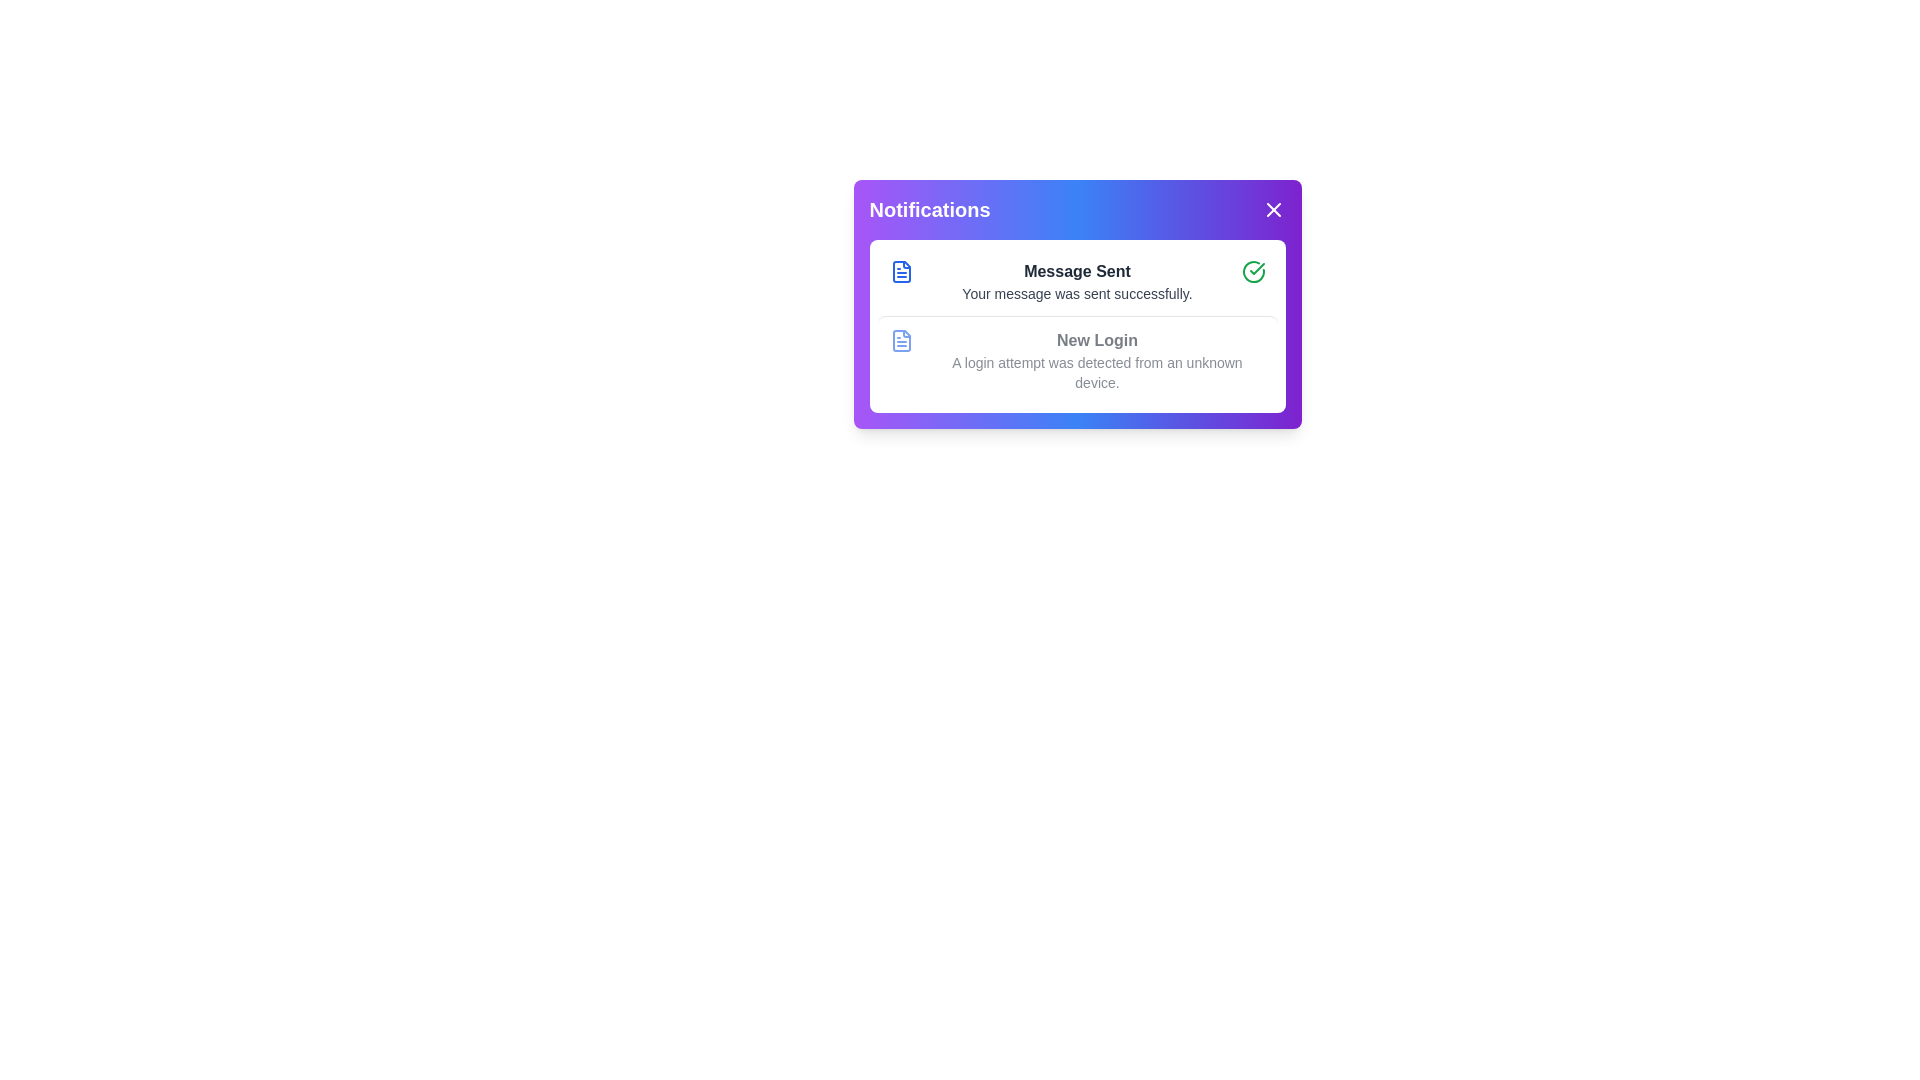 This screenshot has width=1920, height=1080. Describe the element at coordinates (1076, 325) in the screenshot. I see `messages from the Notification Panel, which includes notifications titled 'Message Sent' and 'New Login'` at that location.